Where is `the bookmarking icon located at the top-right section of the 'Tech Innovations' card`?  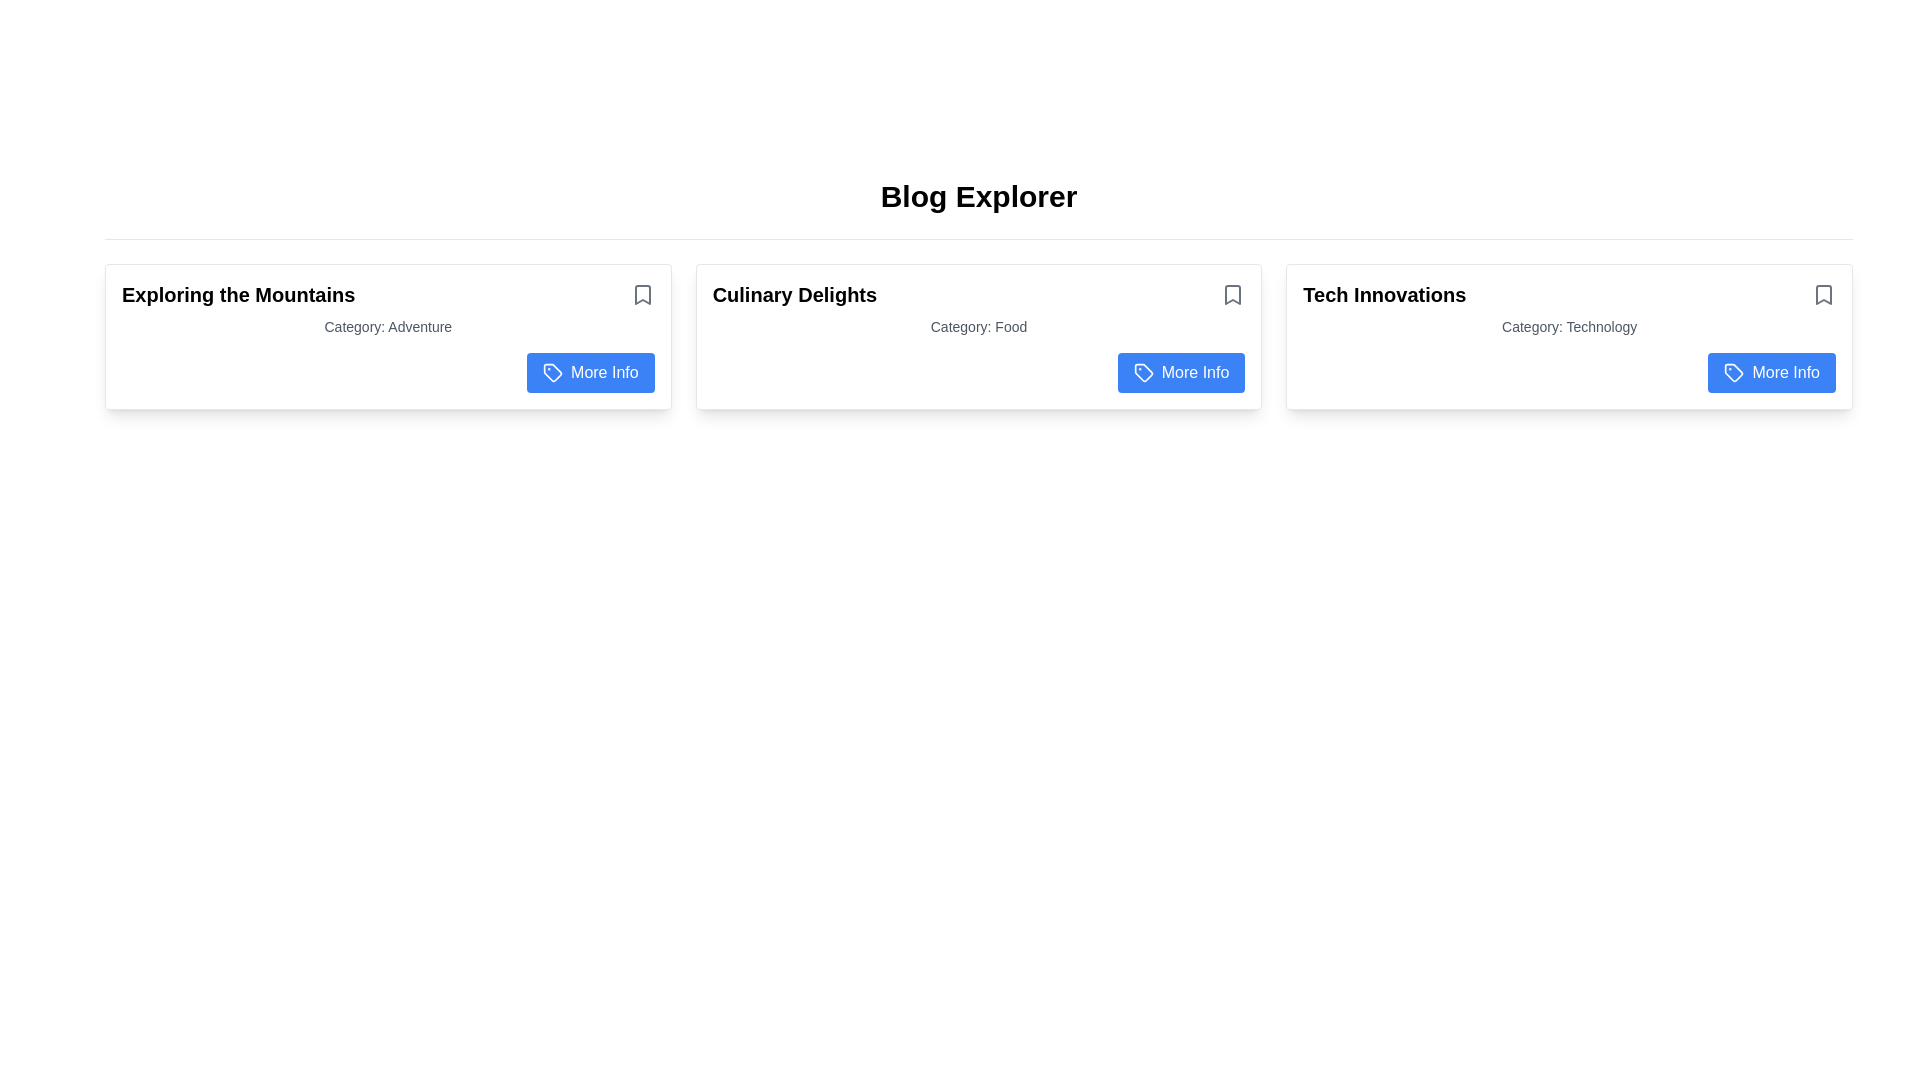
the bookmarking icon located at the top-right section of the 'Tech Innovations' card is located at coordinates (1824, 294).